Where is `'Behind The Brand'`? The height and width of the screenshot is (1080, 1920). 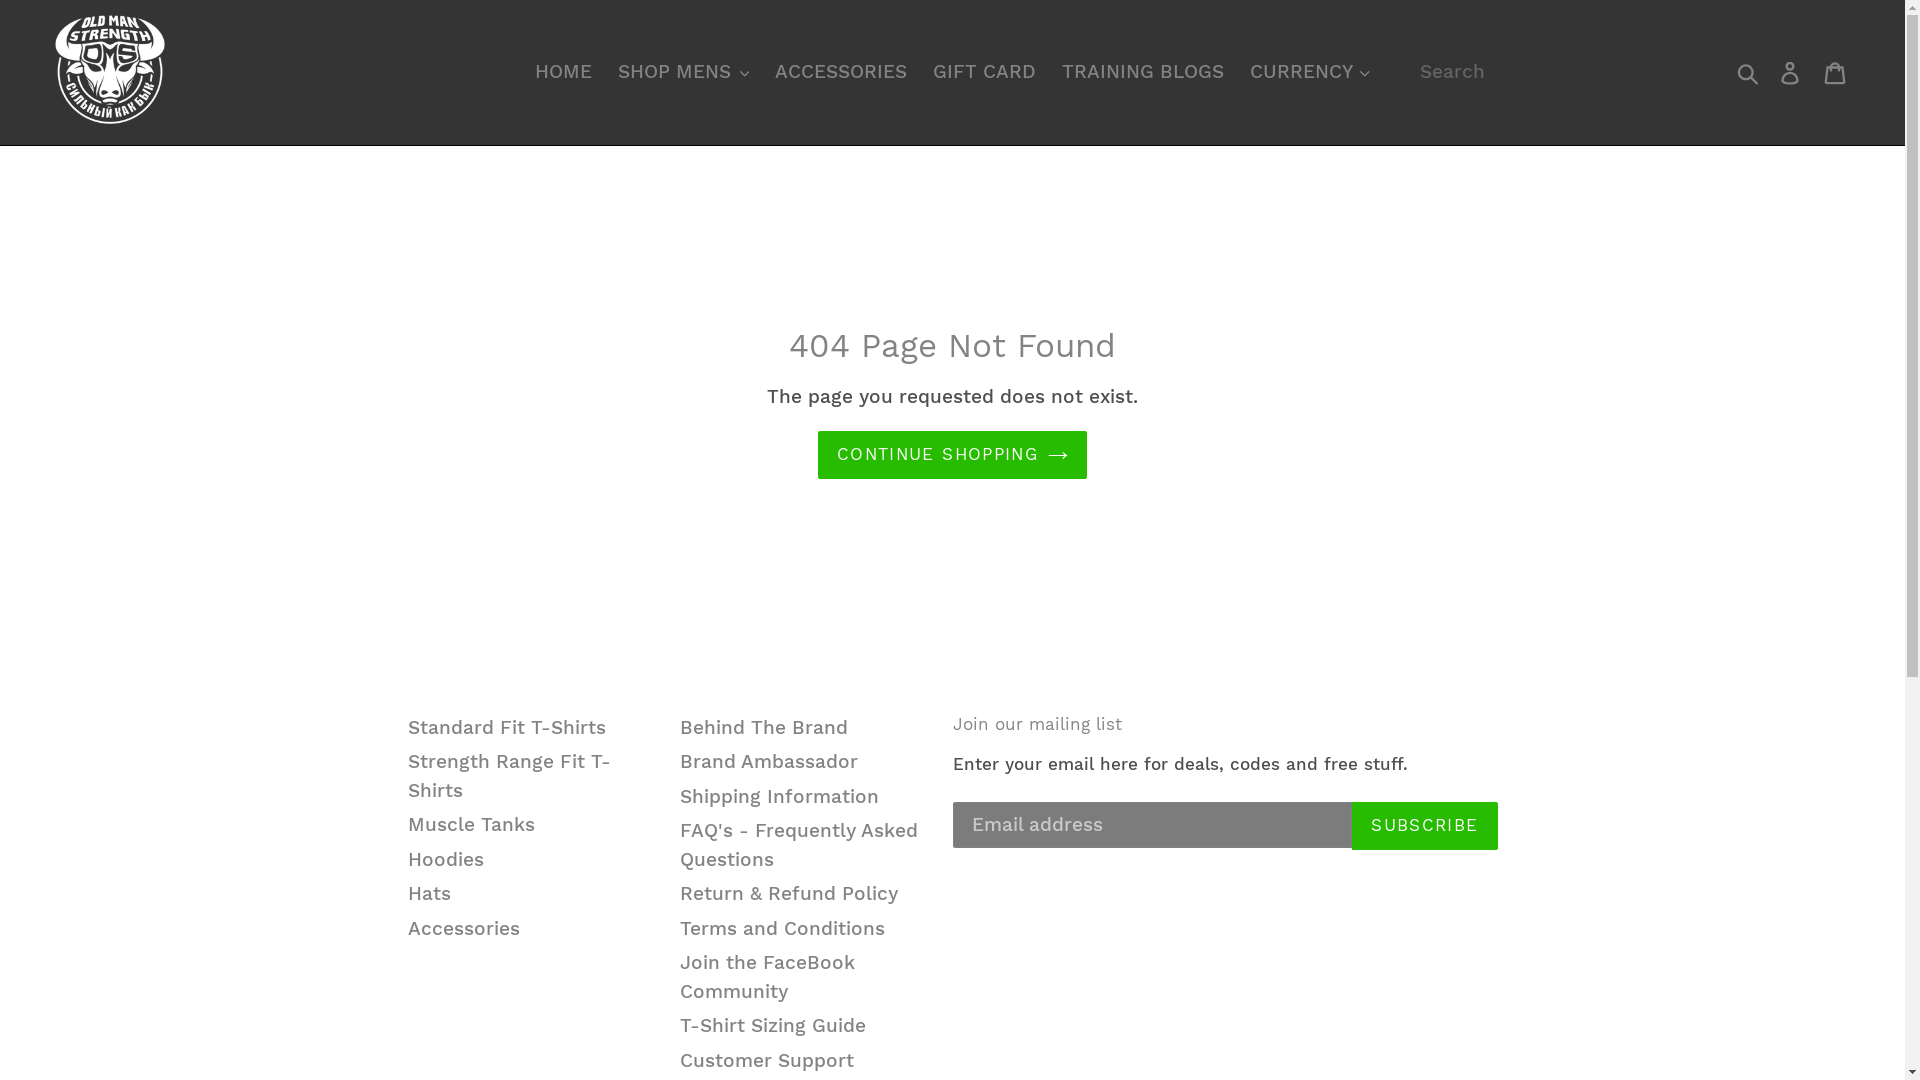
'Behind The Brand' is located at coordinates (762, 727).